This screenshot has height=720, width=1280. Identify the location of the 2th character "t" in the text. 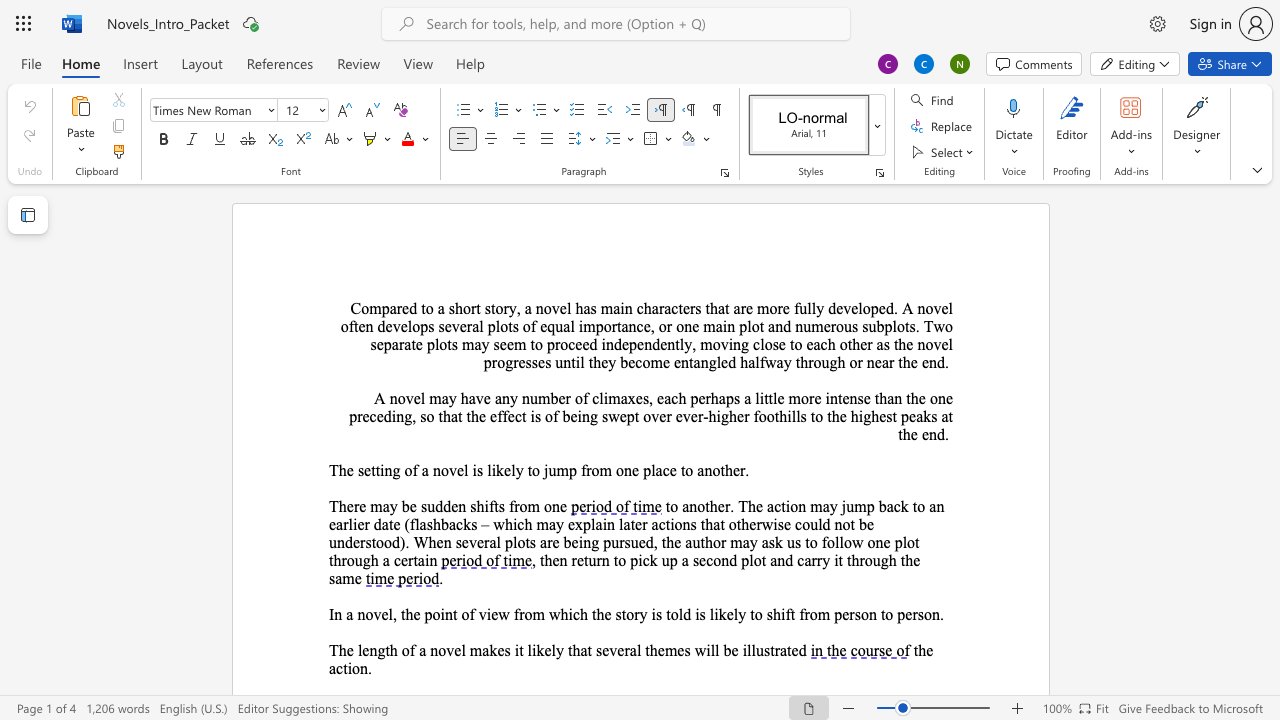
(345, 668).